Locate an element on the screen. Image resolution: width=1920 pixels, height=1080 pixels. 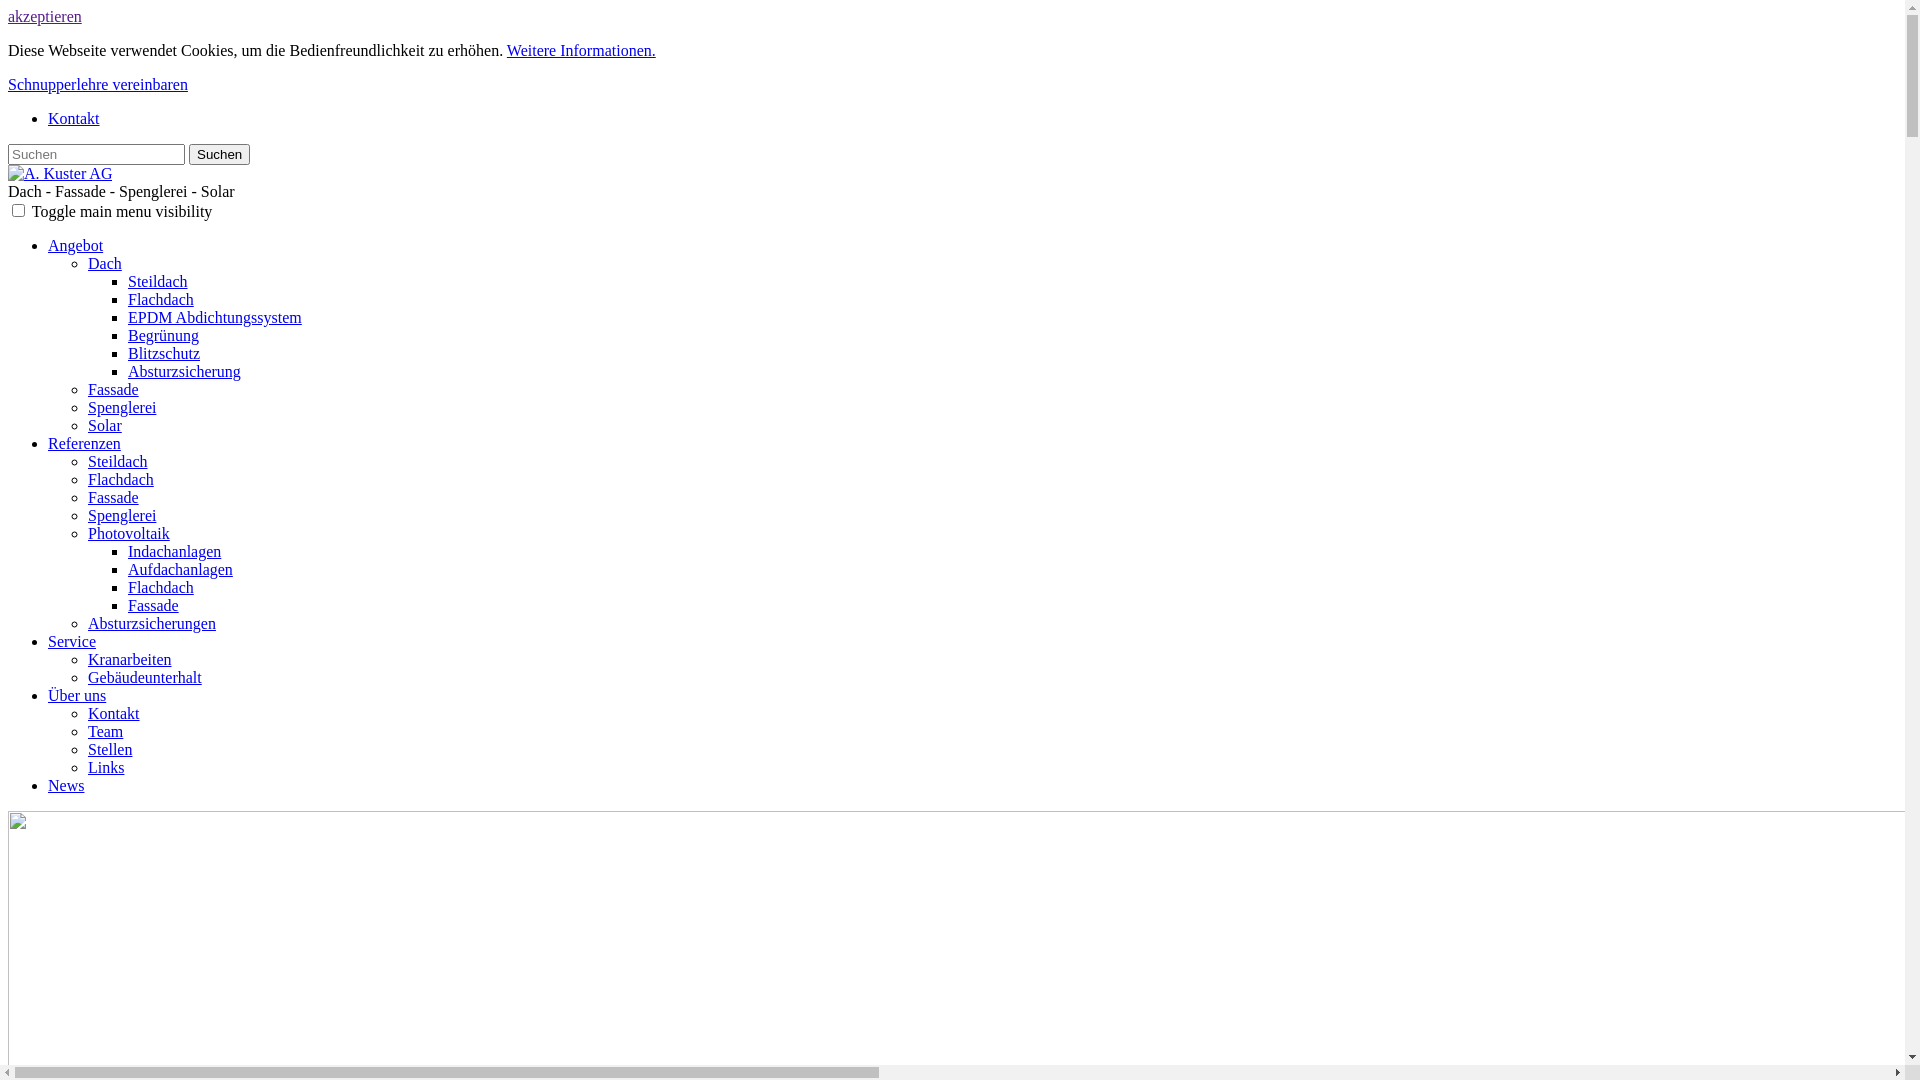
'Links' is located at coordinates (104, 766).